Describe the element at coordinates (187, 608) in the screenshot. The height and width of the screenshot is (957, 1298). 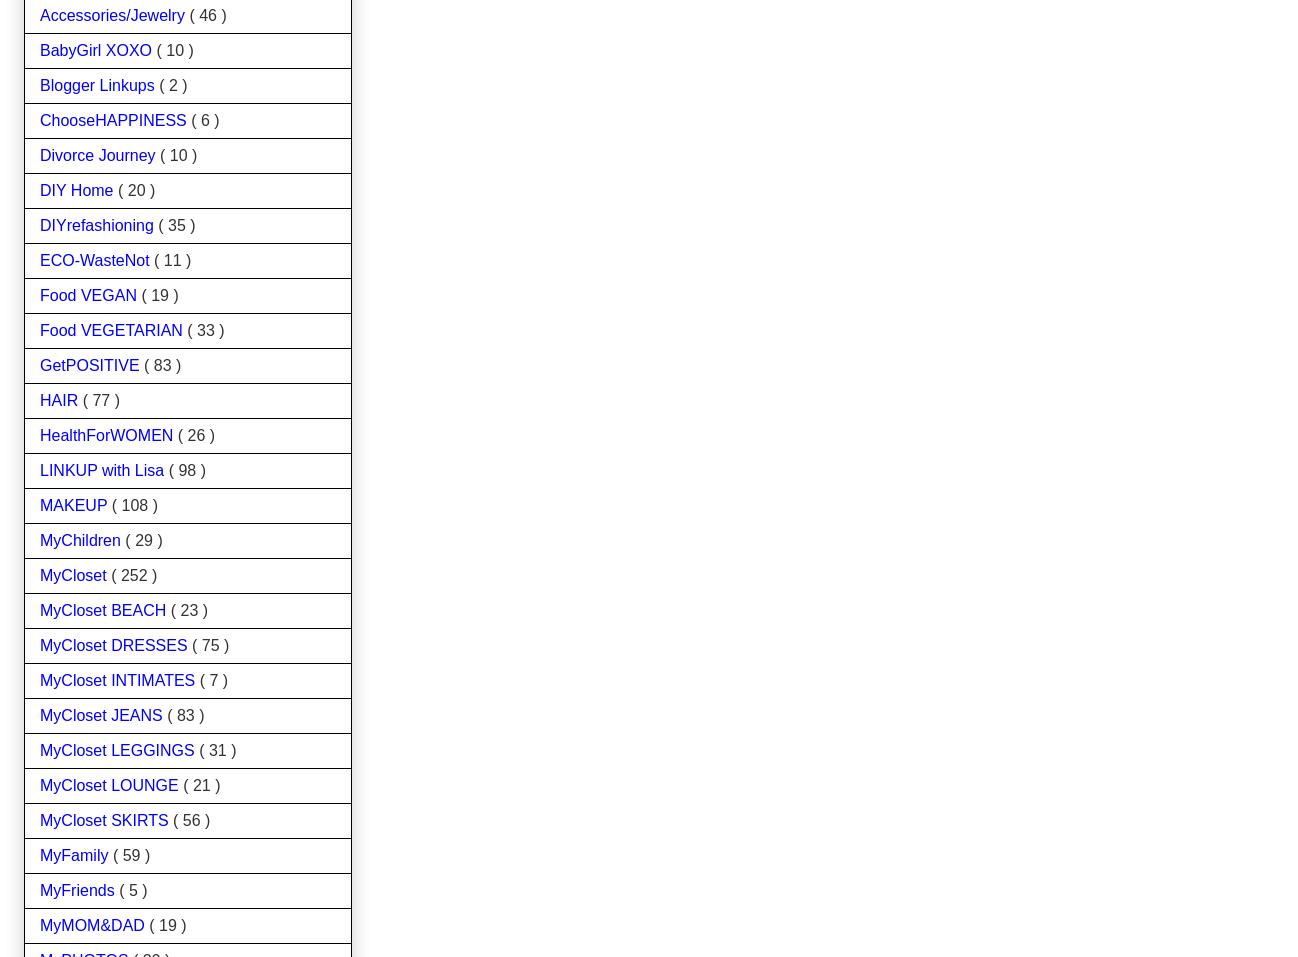
I see `'(
                      23
                      )'` at that location.